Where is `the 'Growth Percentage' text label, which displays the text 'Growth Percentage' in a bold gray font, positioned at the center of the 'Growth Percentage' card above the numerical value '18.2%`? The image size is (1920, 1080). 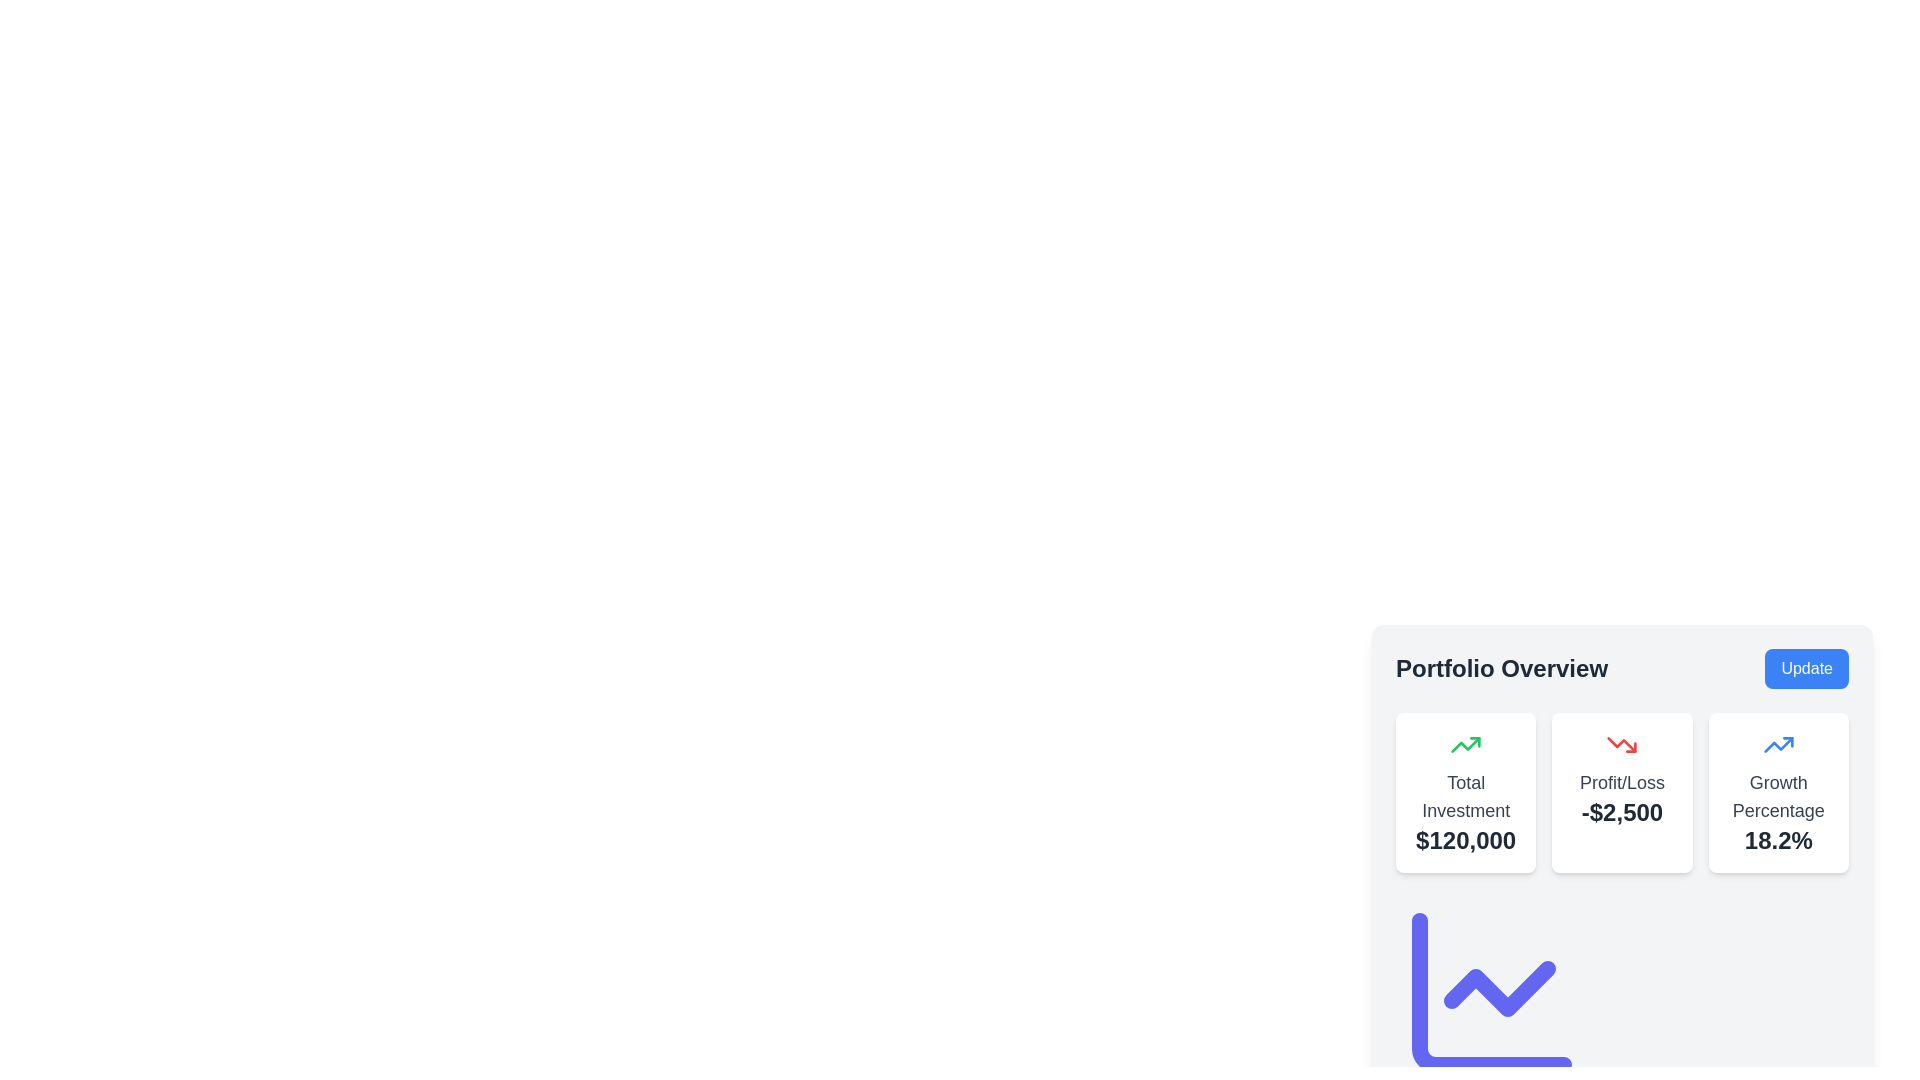
the 'Growth Percentage' text label, which displays the text 'Growth Percentage' in a bold gray font, positioned at the center of the 'Growth Percentage' card above the numerical value '18.2% is located at coordinates (1778, 796).